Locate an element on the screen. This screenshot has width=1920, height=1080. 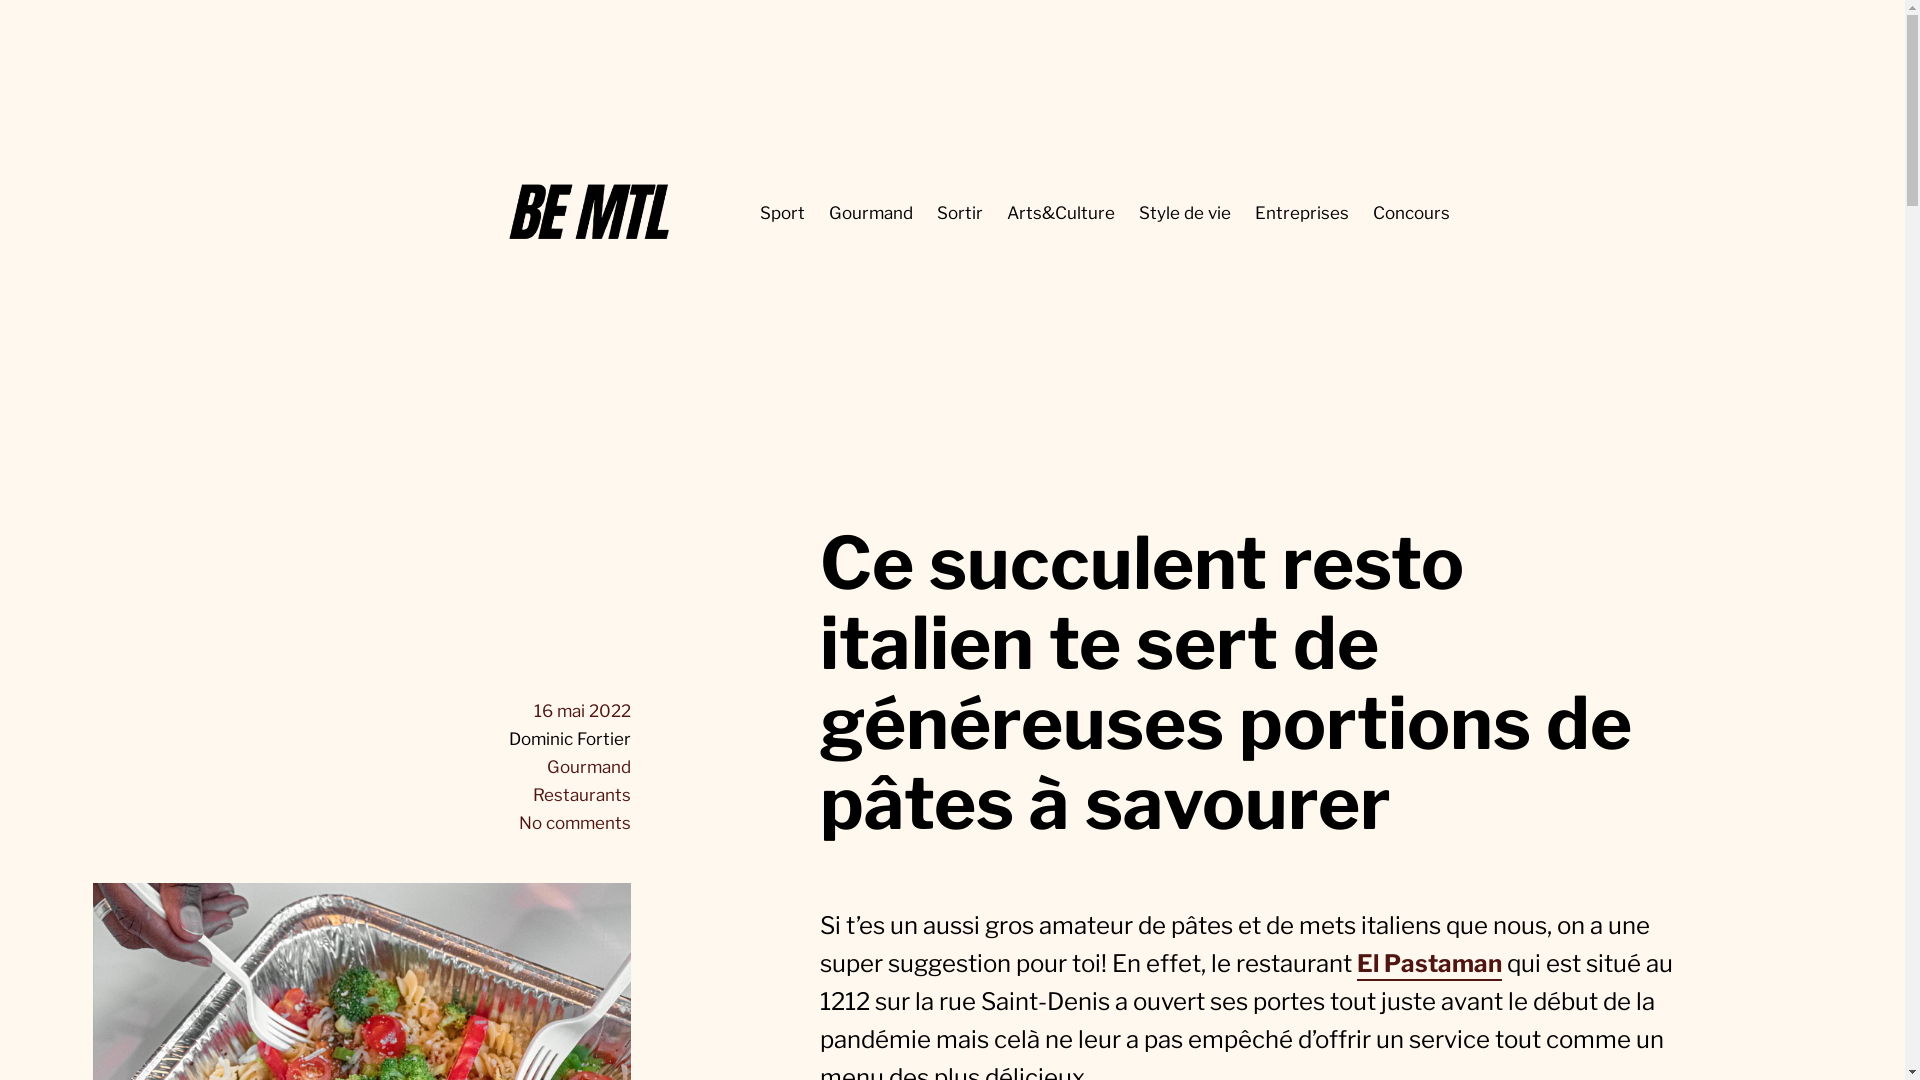
'Style de vie' is located at coordinates (1185, 212).